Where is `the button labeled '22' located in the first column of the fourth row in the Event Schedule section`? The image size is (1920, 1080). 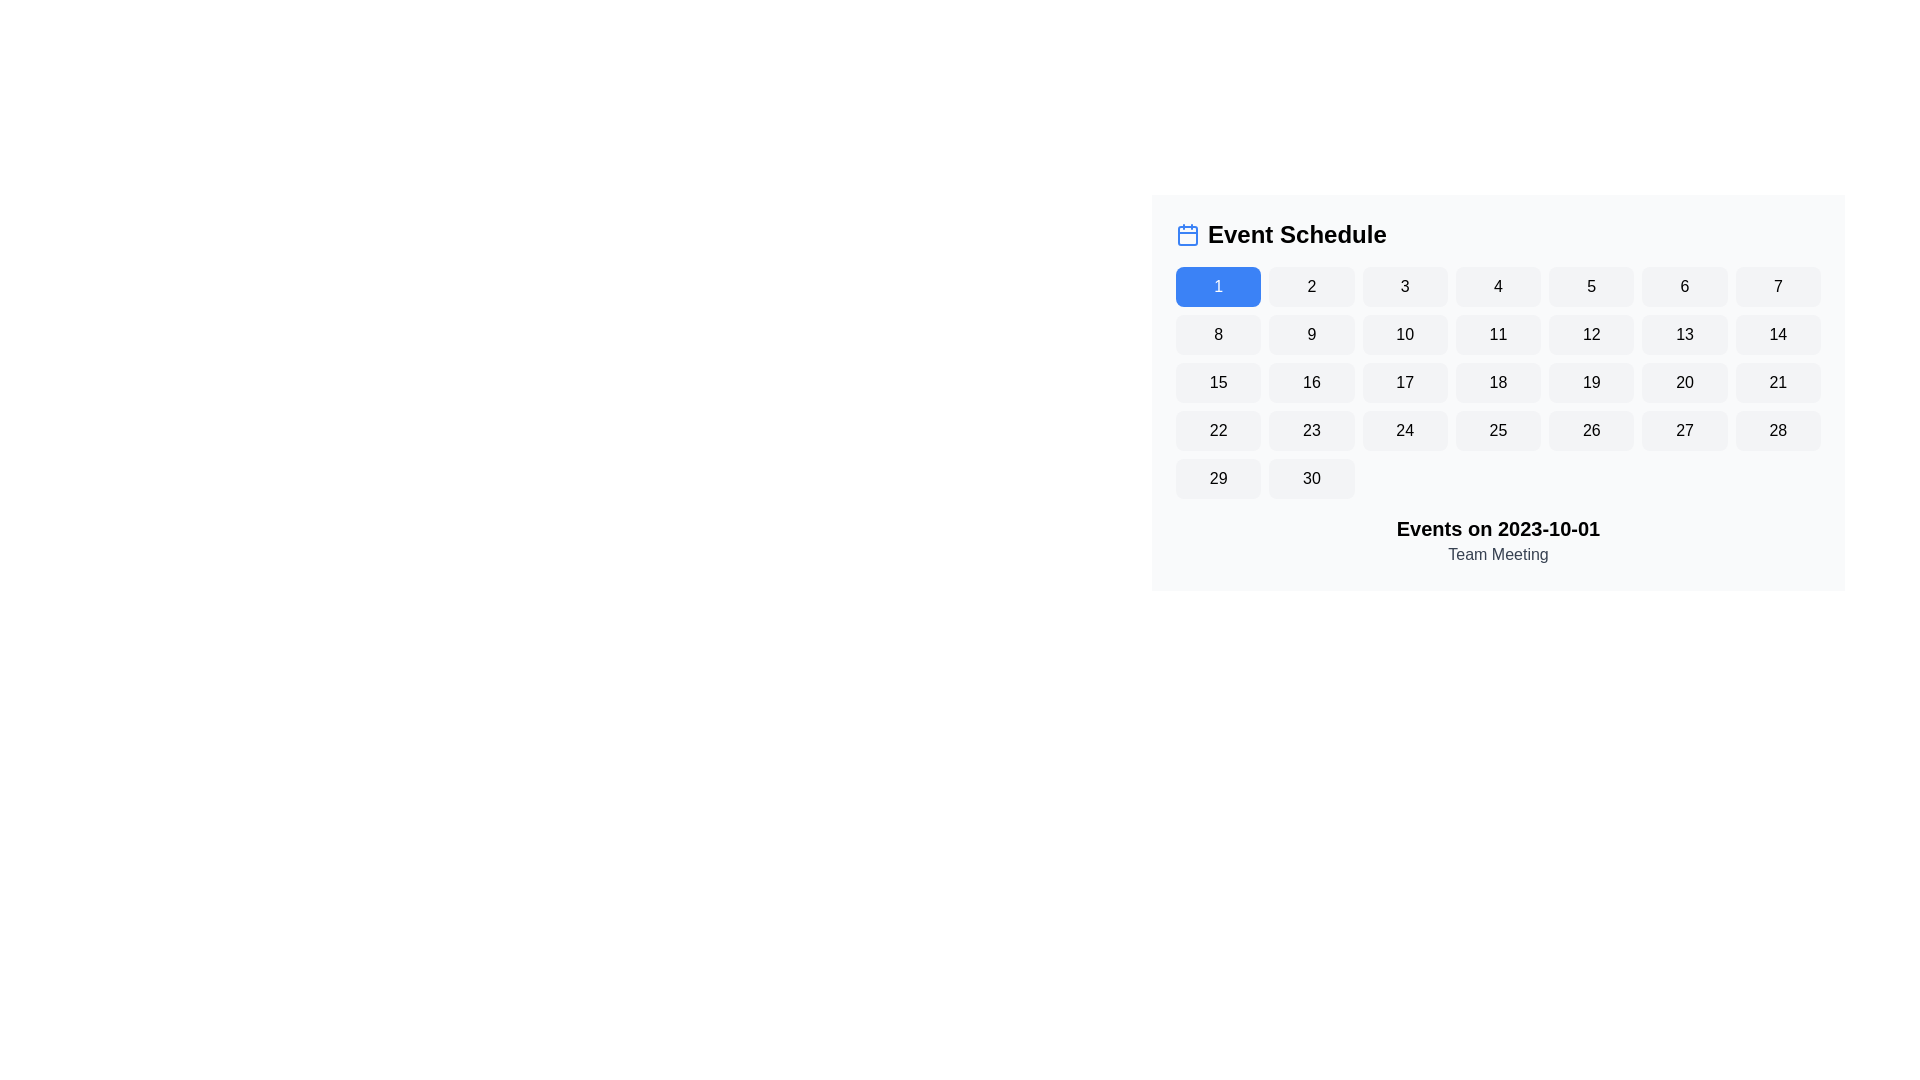
the button labeled '22' located in the first column of the fourth row in the Event Schedule section is located at coordinates (1217, 430).